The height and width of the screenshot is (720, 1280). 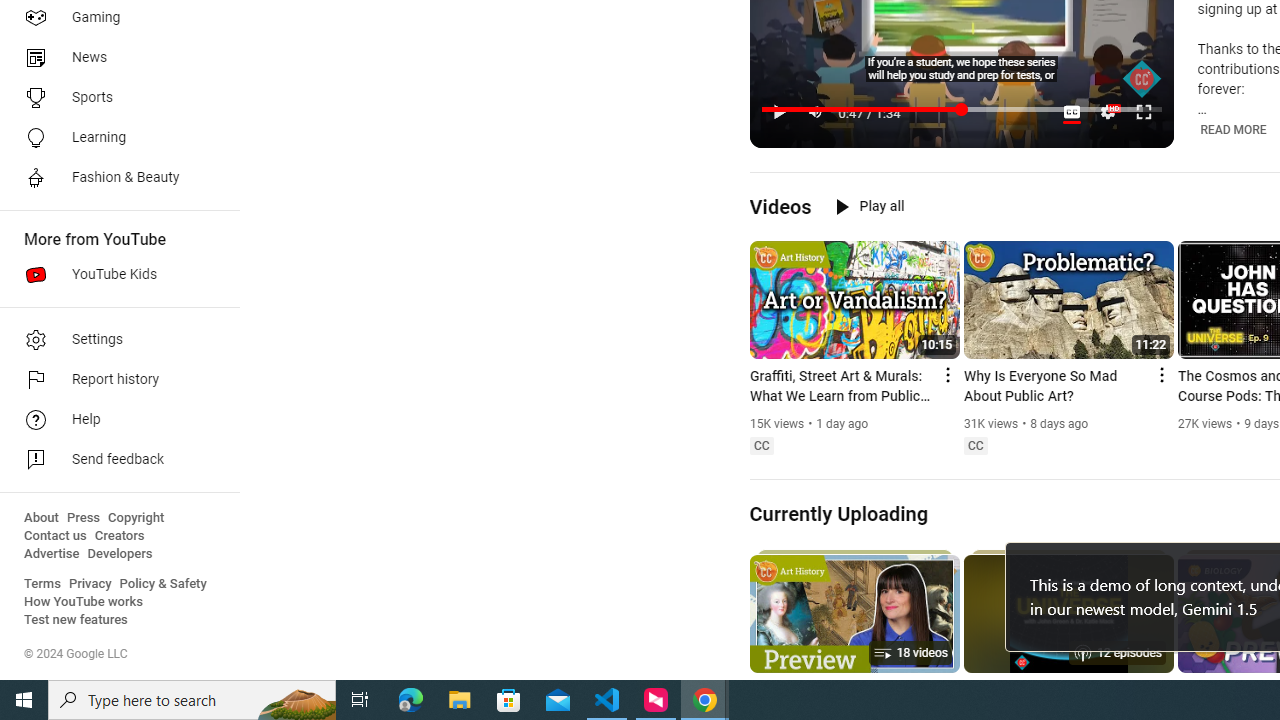 I want to click on 'Policy & Safety', so click(x=163, y=584).